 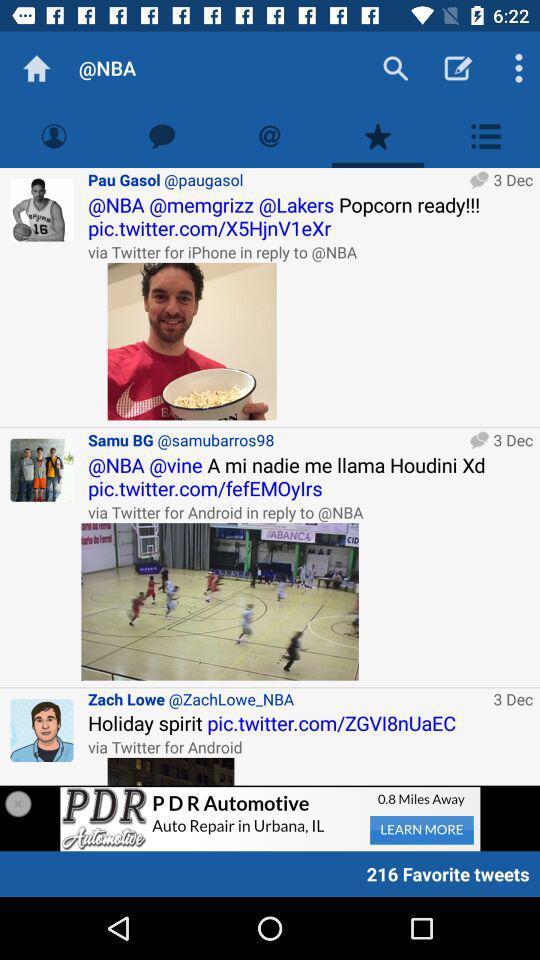 What do you see at coordinates (310, 722) in the screenshot?
I see `item above the via twitter for` at bounding box center [310, 722].